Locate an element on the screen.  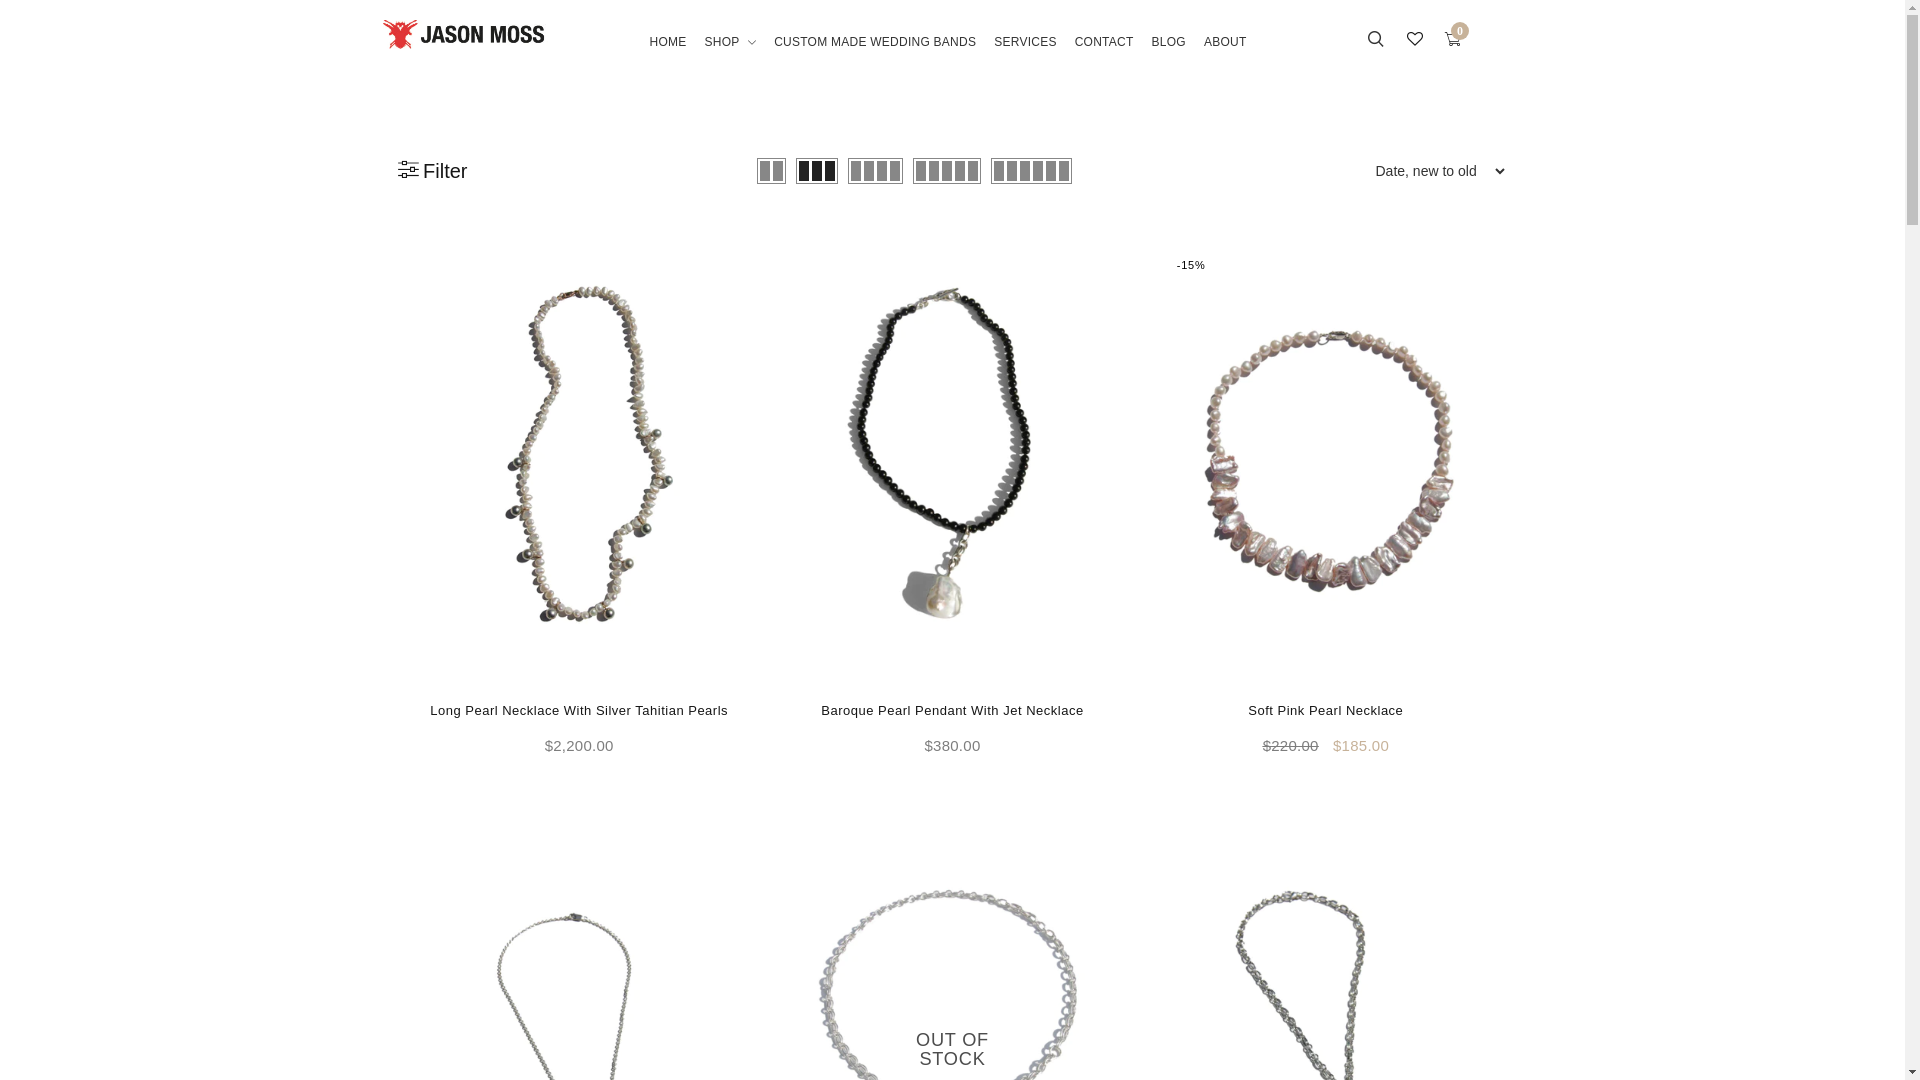
'0' is located at coordinates (1453, 41).